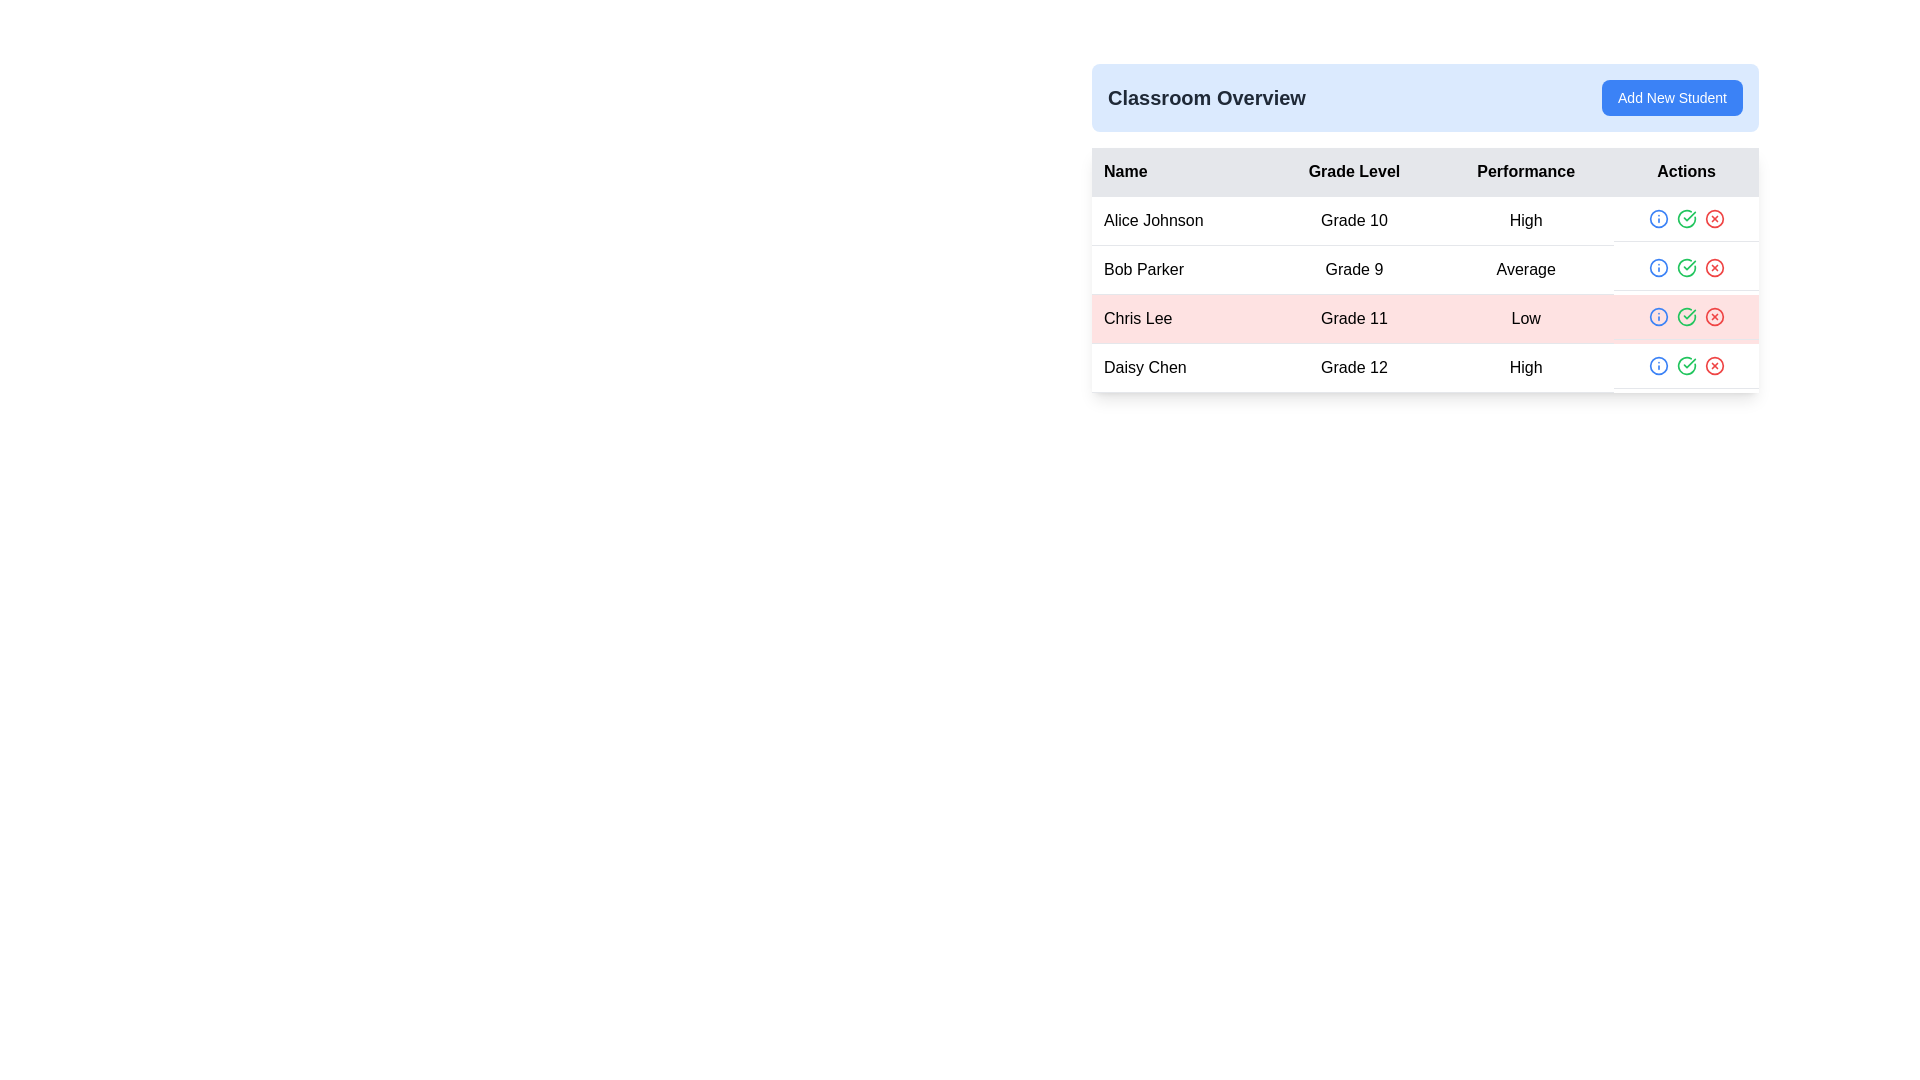  Describe the element at coordinates (1658, 315) in the screenshot. I see `the 'info' icon located in the 'Actions' column for 'Chris Lee'` at that location.